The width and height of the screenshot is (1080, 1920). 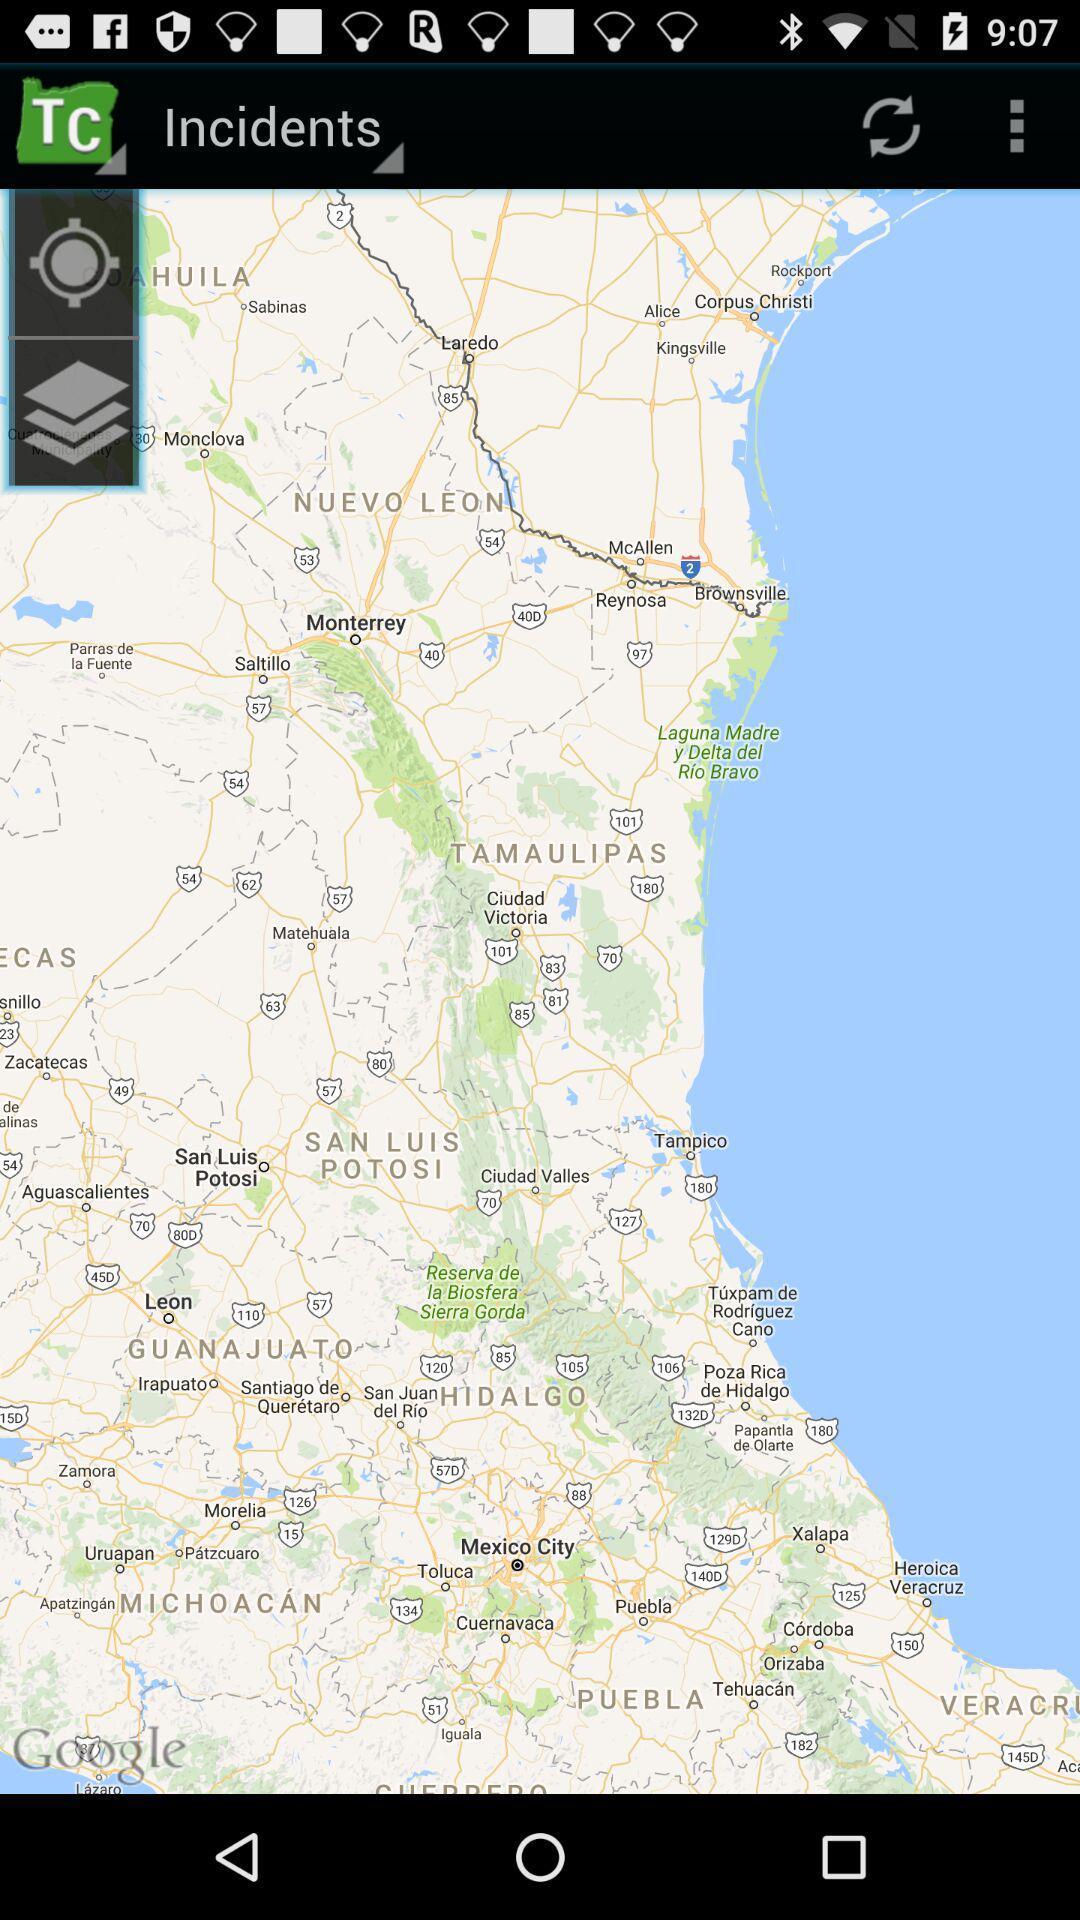 I want to click on icon to the left of the incidents item, so click(x=72, y=124).